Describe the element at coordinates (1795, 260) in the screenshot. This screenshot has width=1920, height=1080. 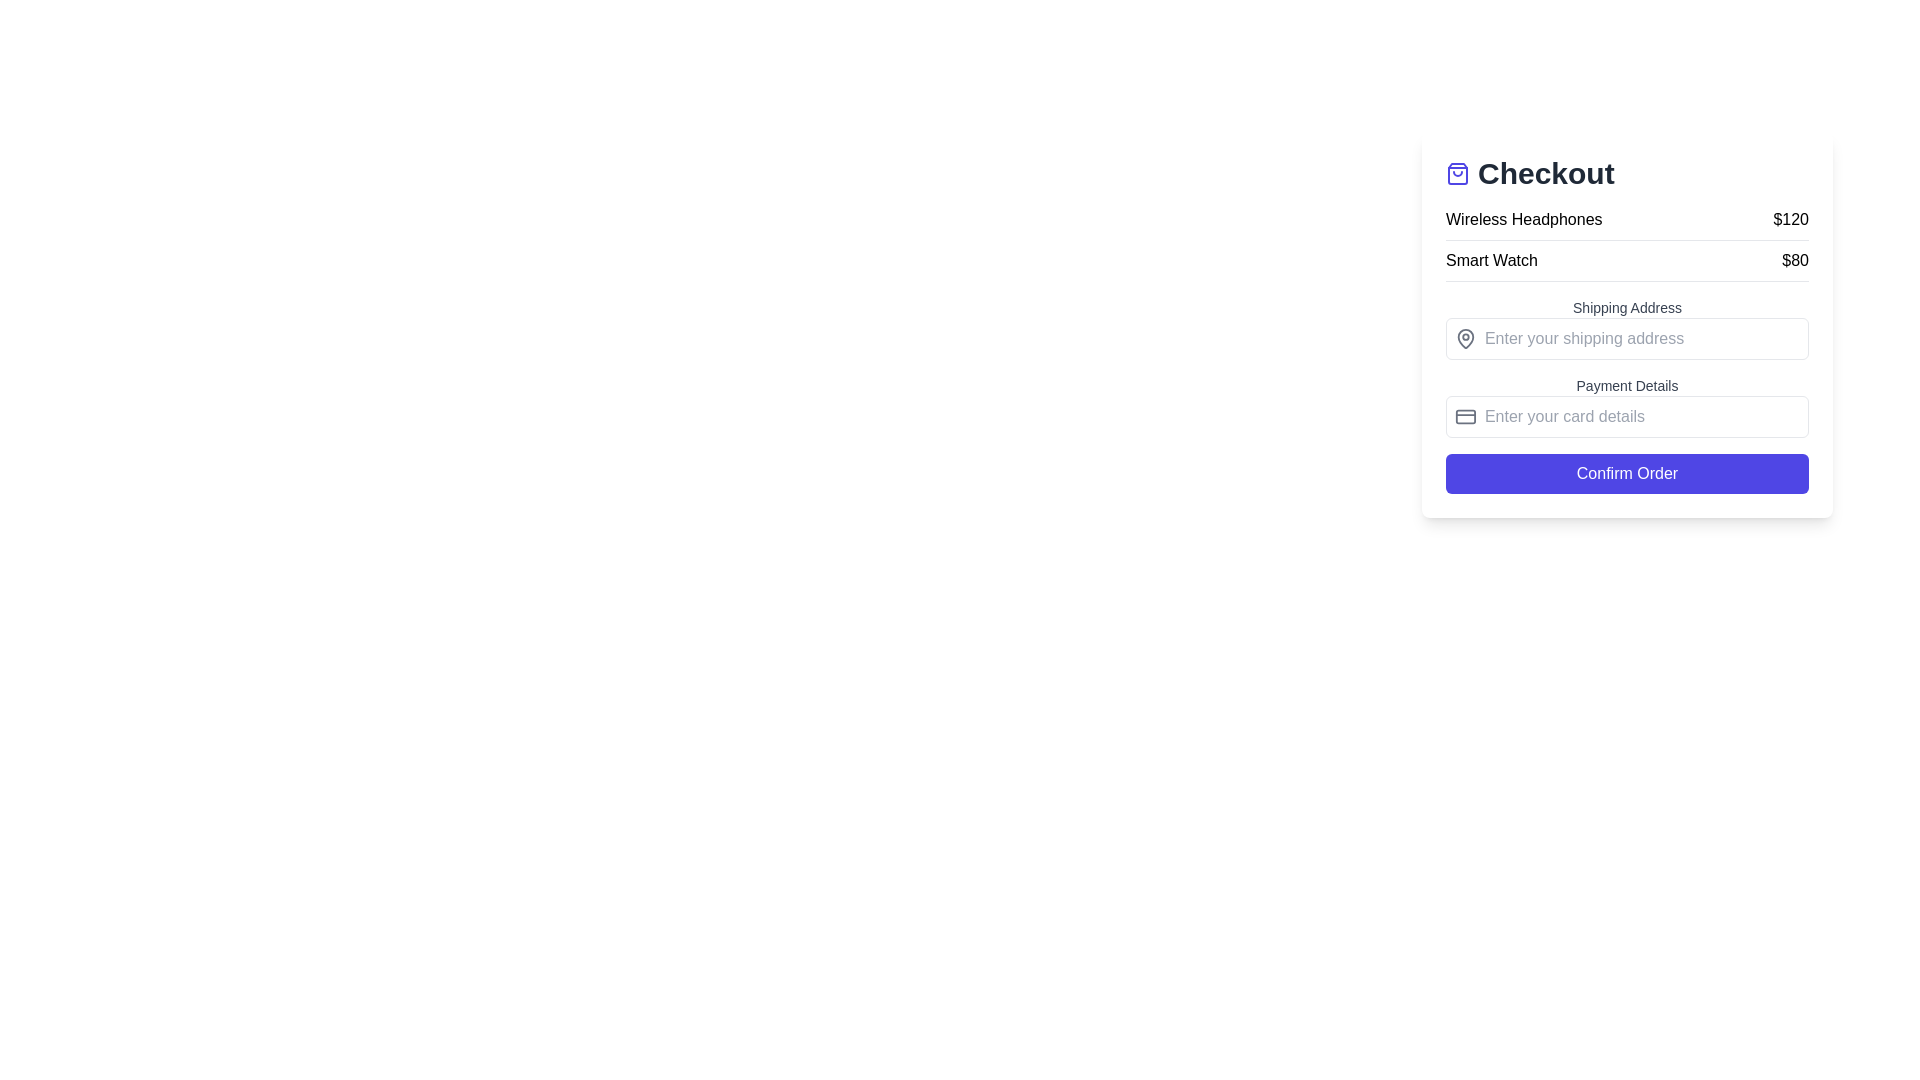
I see `the price label displaying '$80' next to 'Smart Watch' in the checkout interface` at that location.